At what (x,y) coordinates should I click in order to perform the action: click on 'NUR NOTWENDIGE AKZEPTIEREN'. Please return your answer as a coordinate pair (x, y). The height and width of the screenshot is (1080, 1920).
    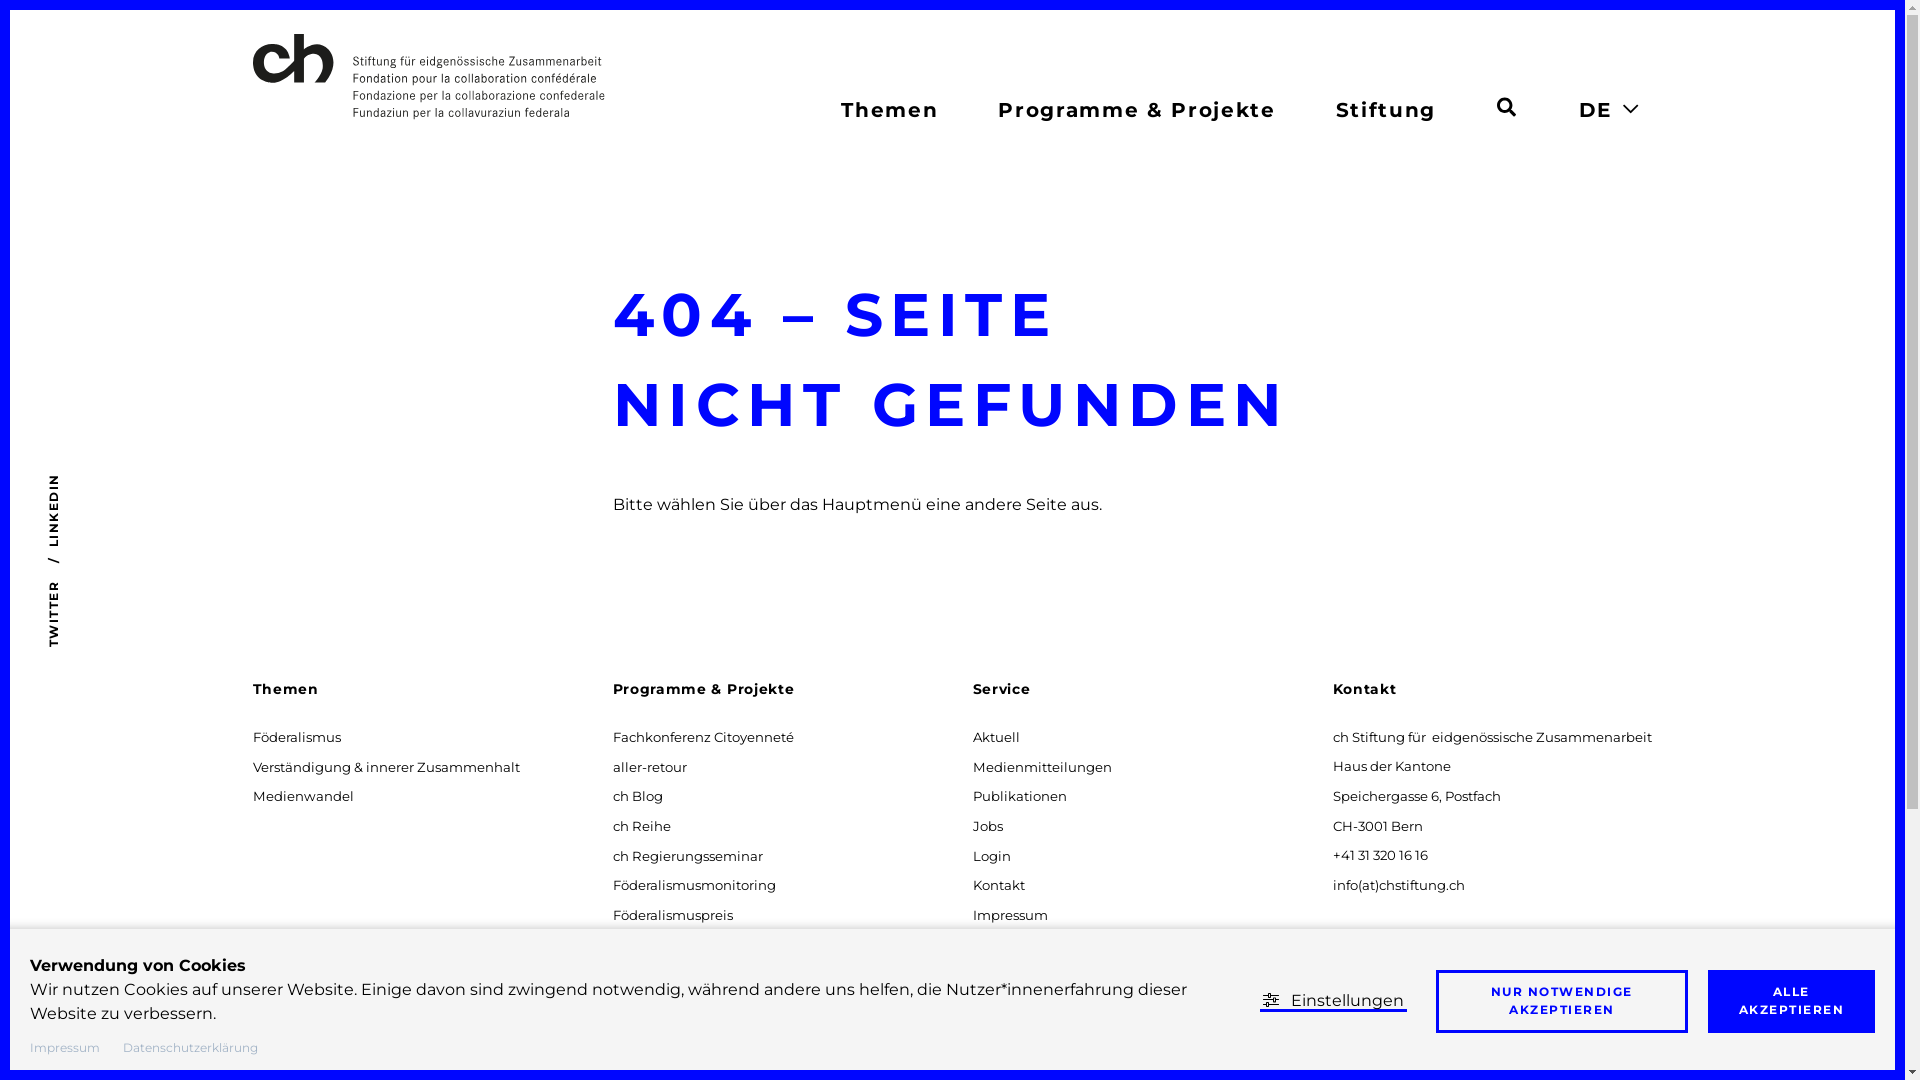
    Looking at the image, I should click on (1560, 1001).